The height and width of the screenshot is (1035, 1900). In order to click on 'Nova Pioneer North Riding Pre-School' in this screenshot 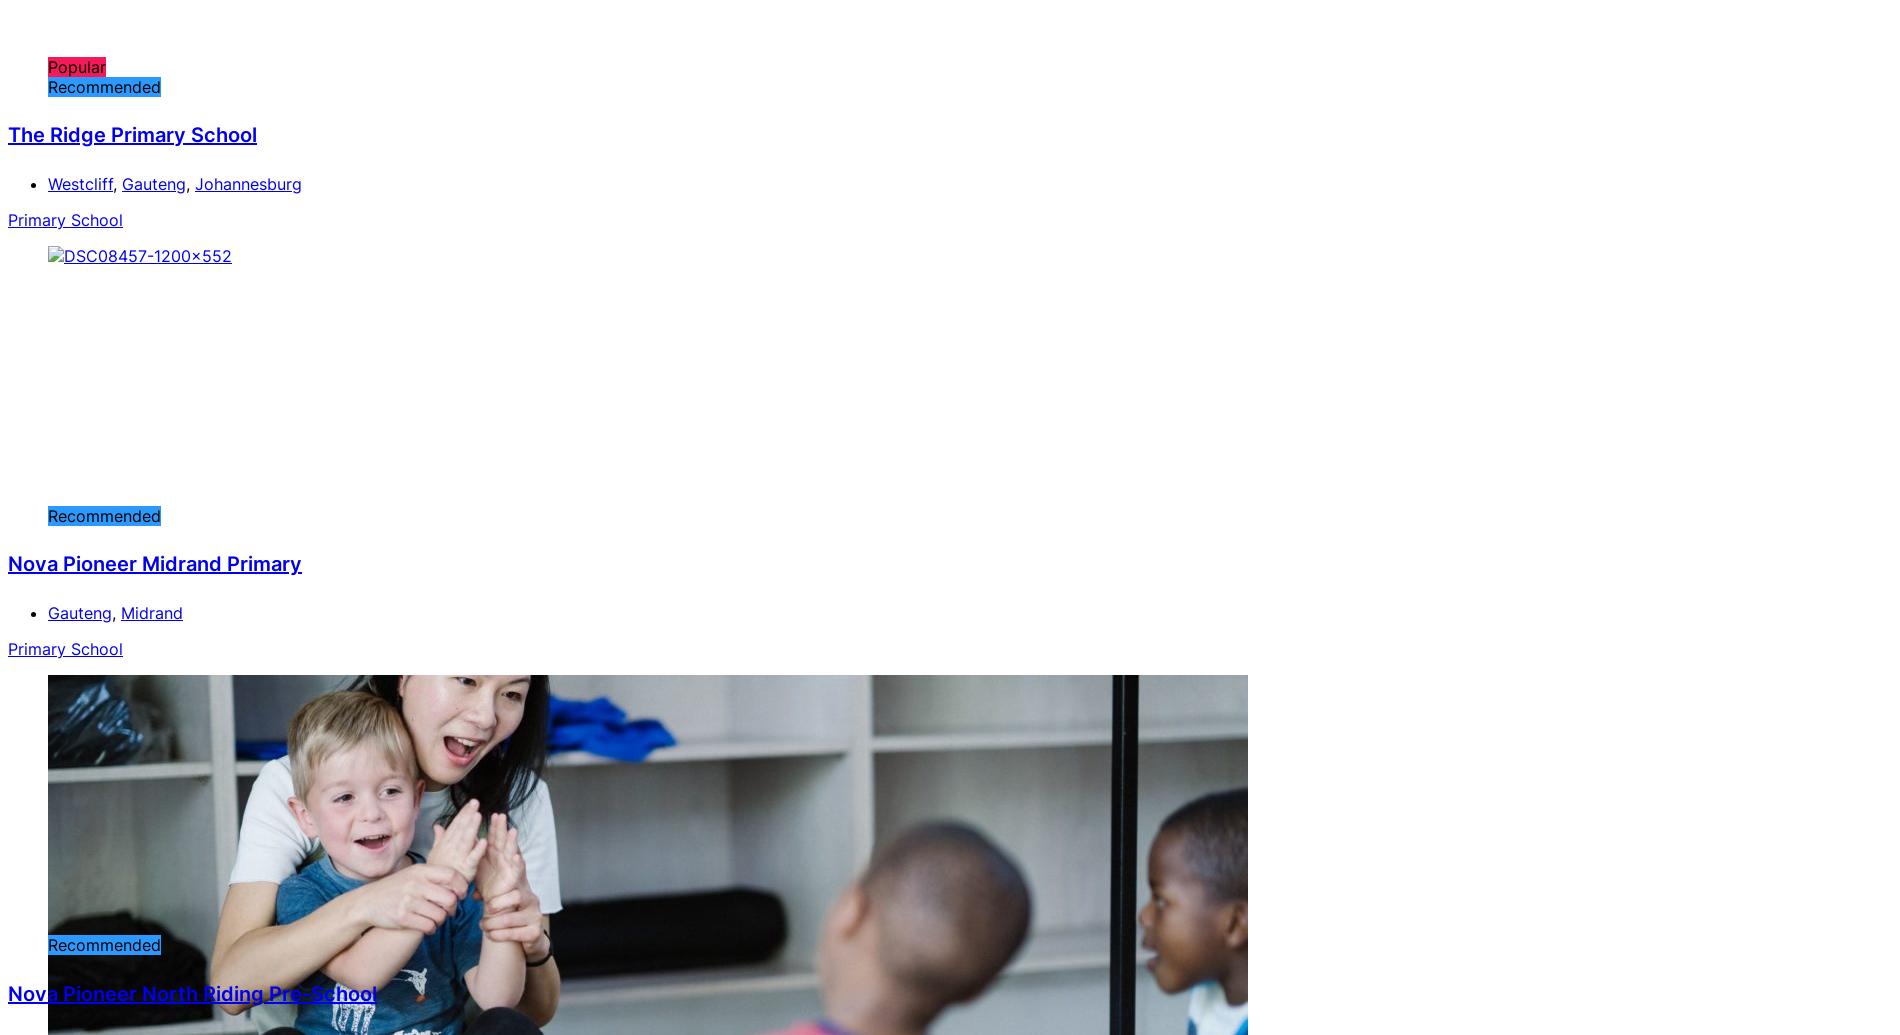, I will do `click(192, 991)`.